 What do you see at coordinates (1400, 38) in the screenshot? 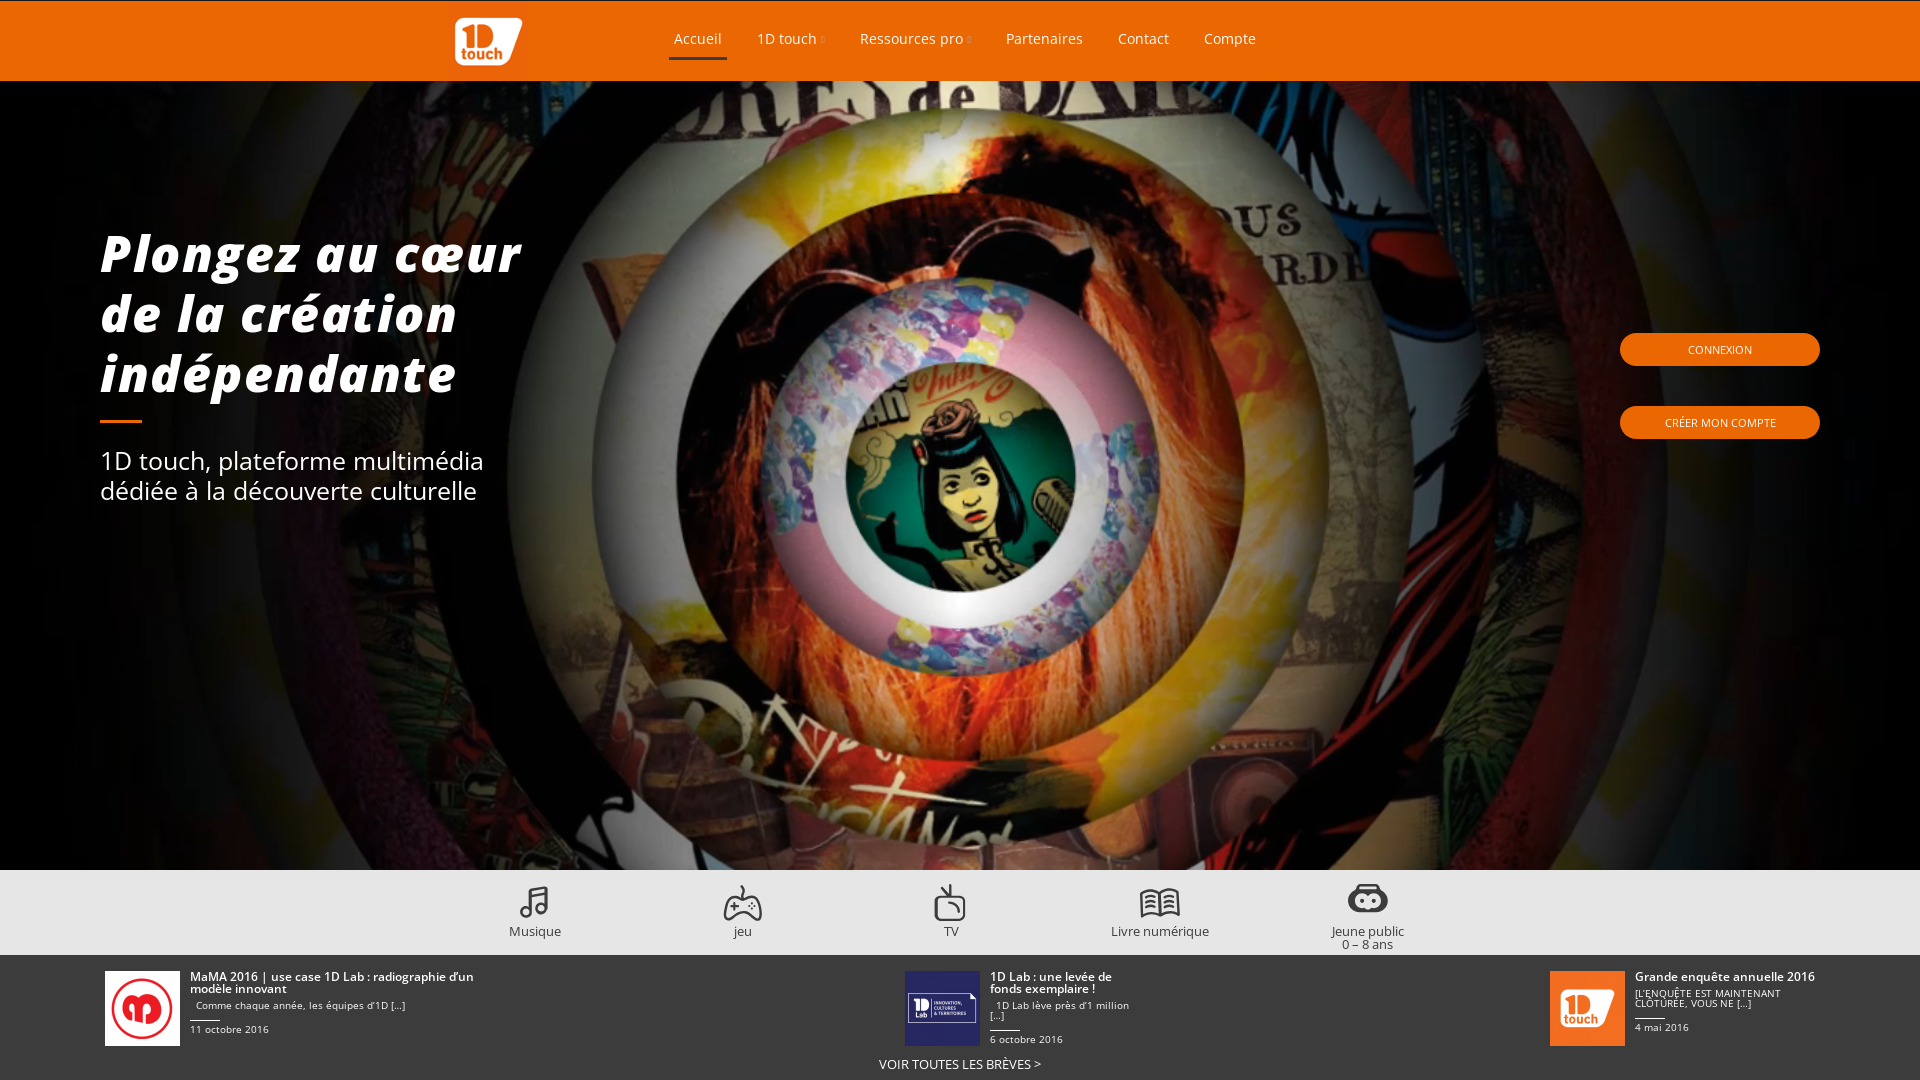
I see `'Twitter'` at bounding box center [1400, 38].